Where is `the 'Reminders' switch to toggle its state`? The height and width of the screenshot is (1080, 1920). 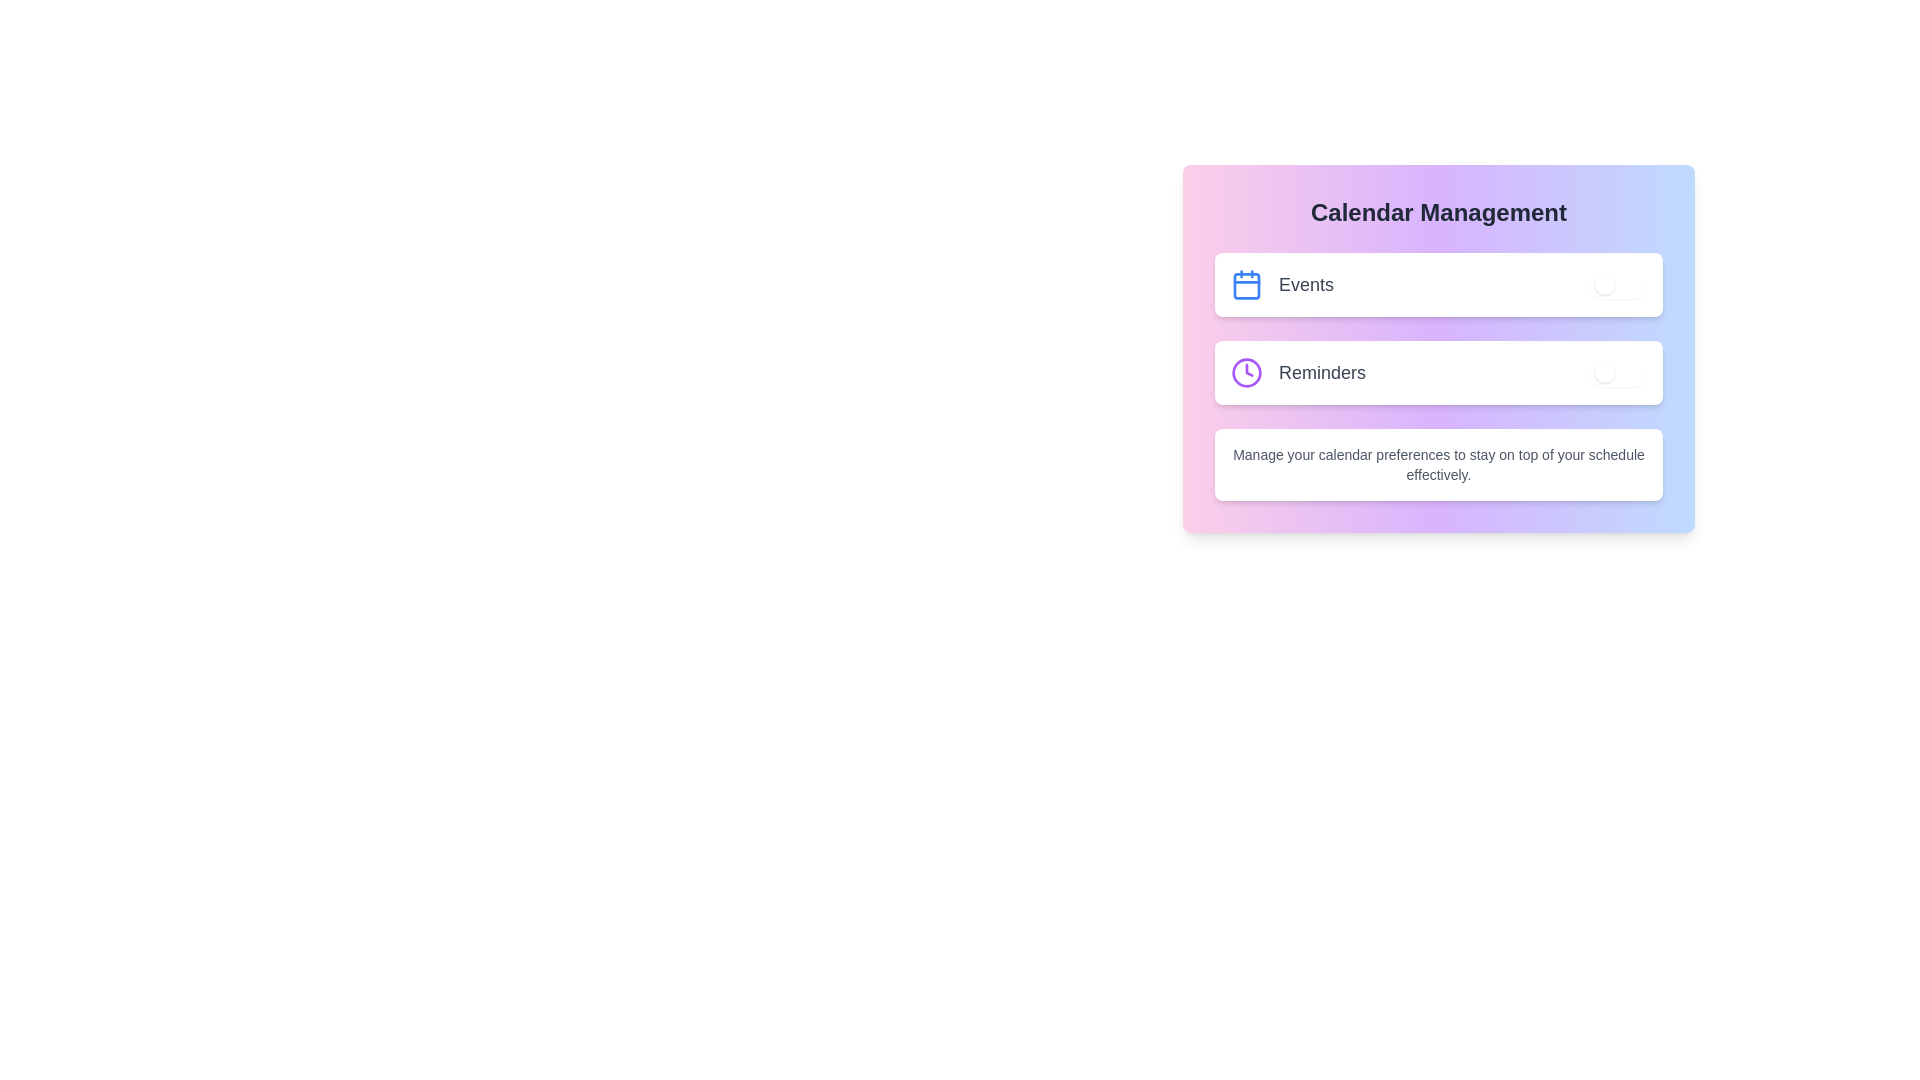
the 'Reminders' switch to toggle its state is located at coordinates (1618, 373).